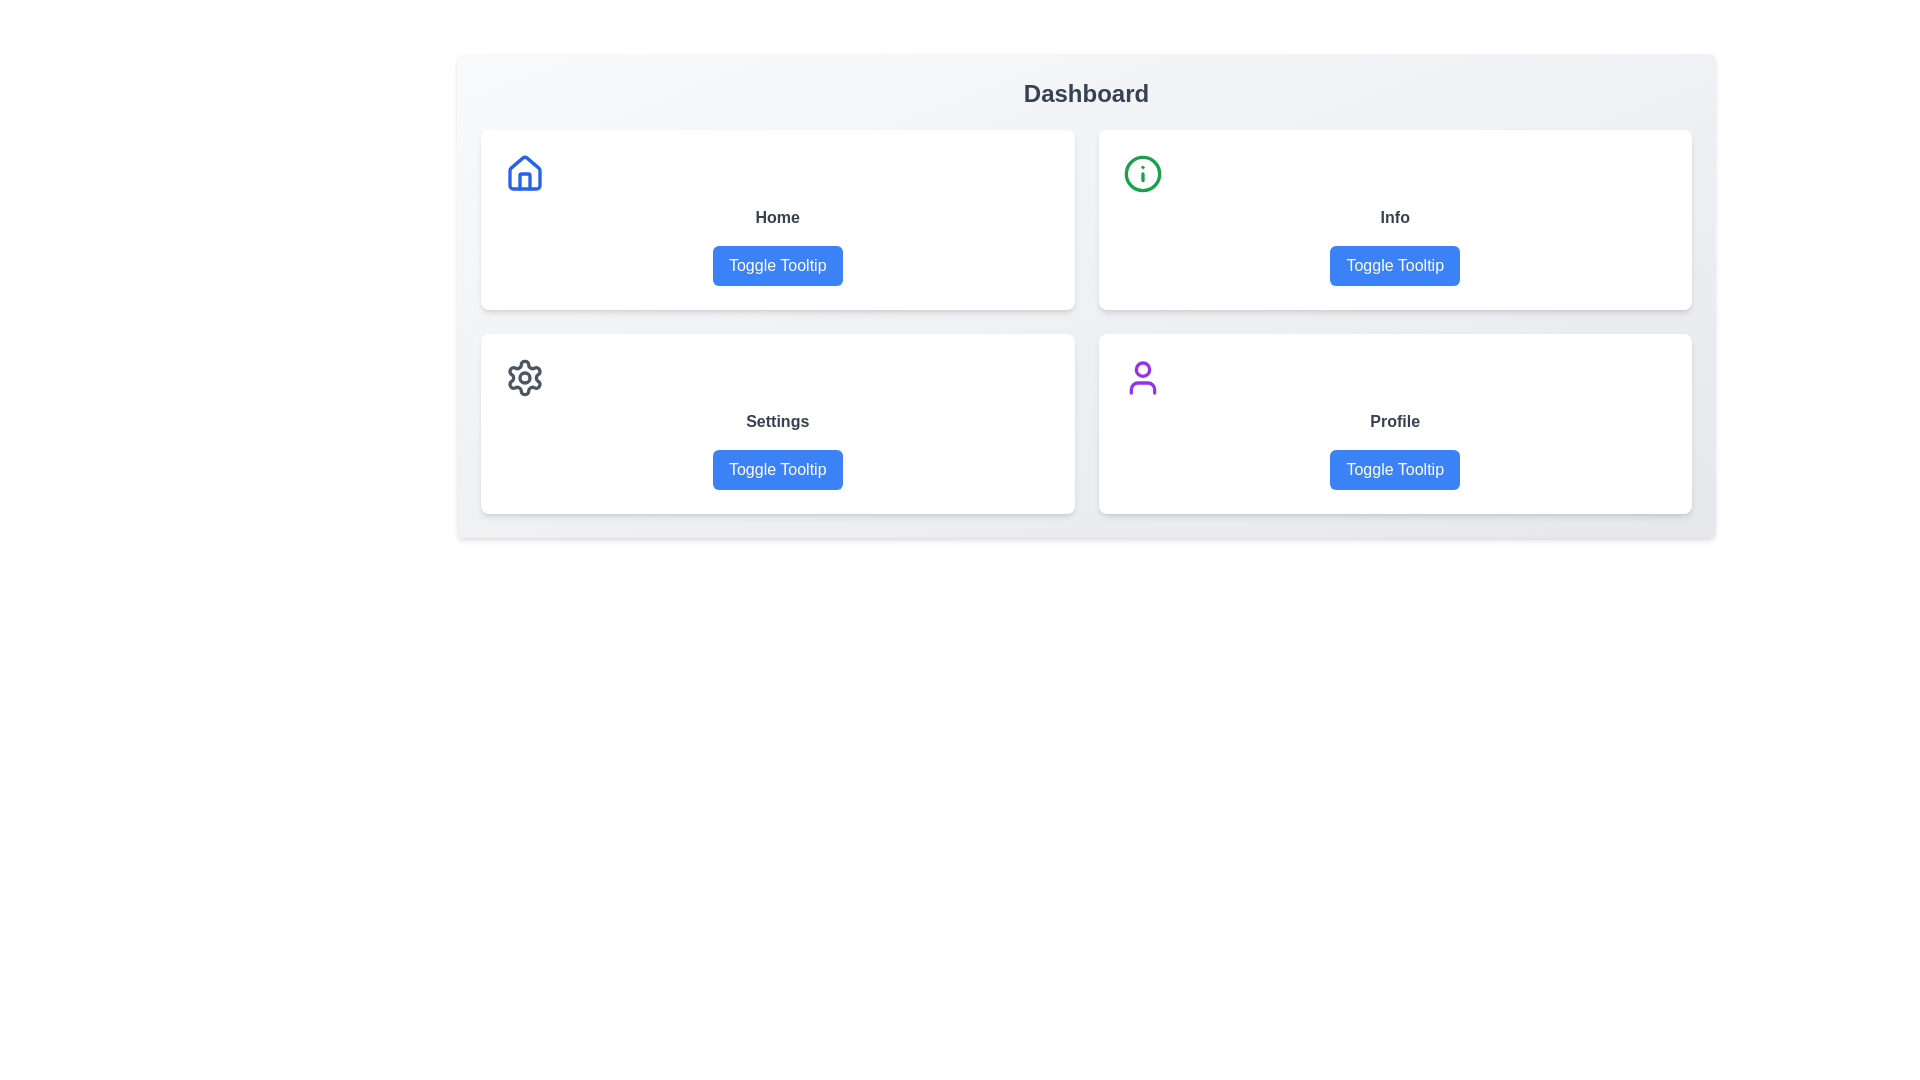 This screenshot has width=1920, height=1080. I want to click on the rounded rectangular button with a blue background labeled 'Toggle Tooltip' located in the lower part of the 'Home' section on the dashboard, so click(776, 265).